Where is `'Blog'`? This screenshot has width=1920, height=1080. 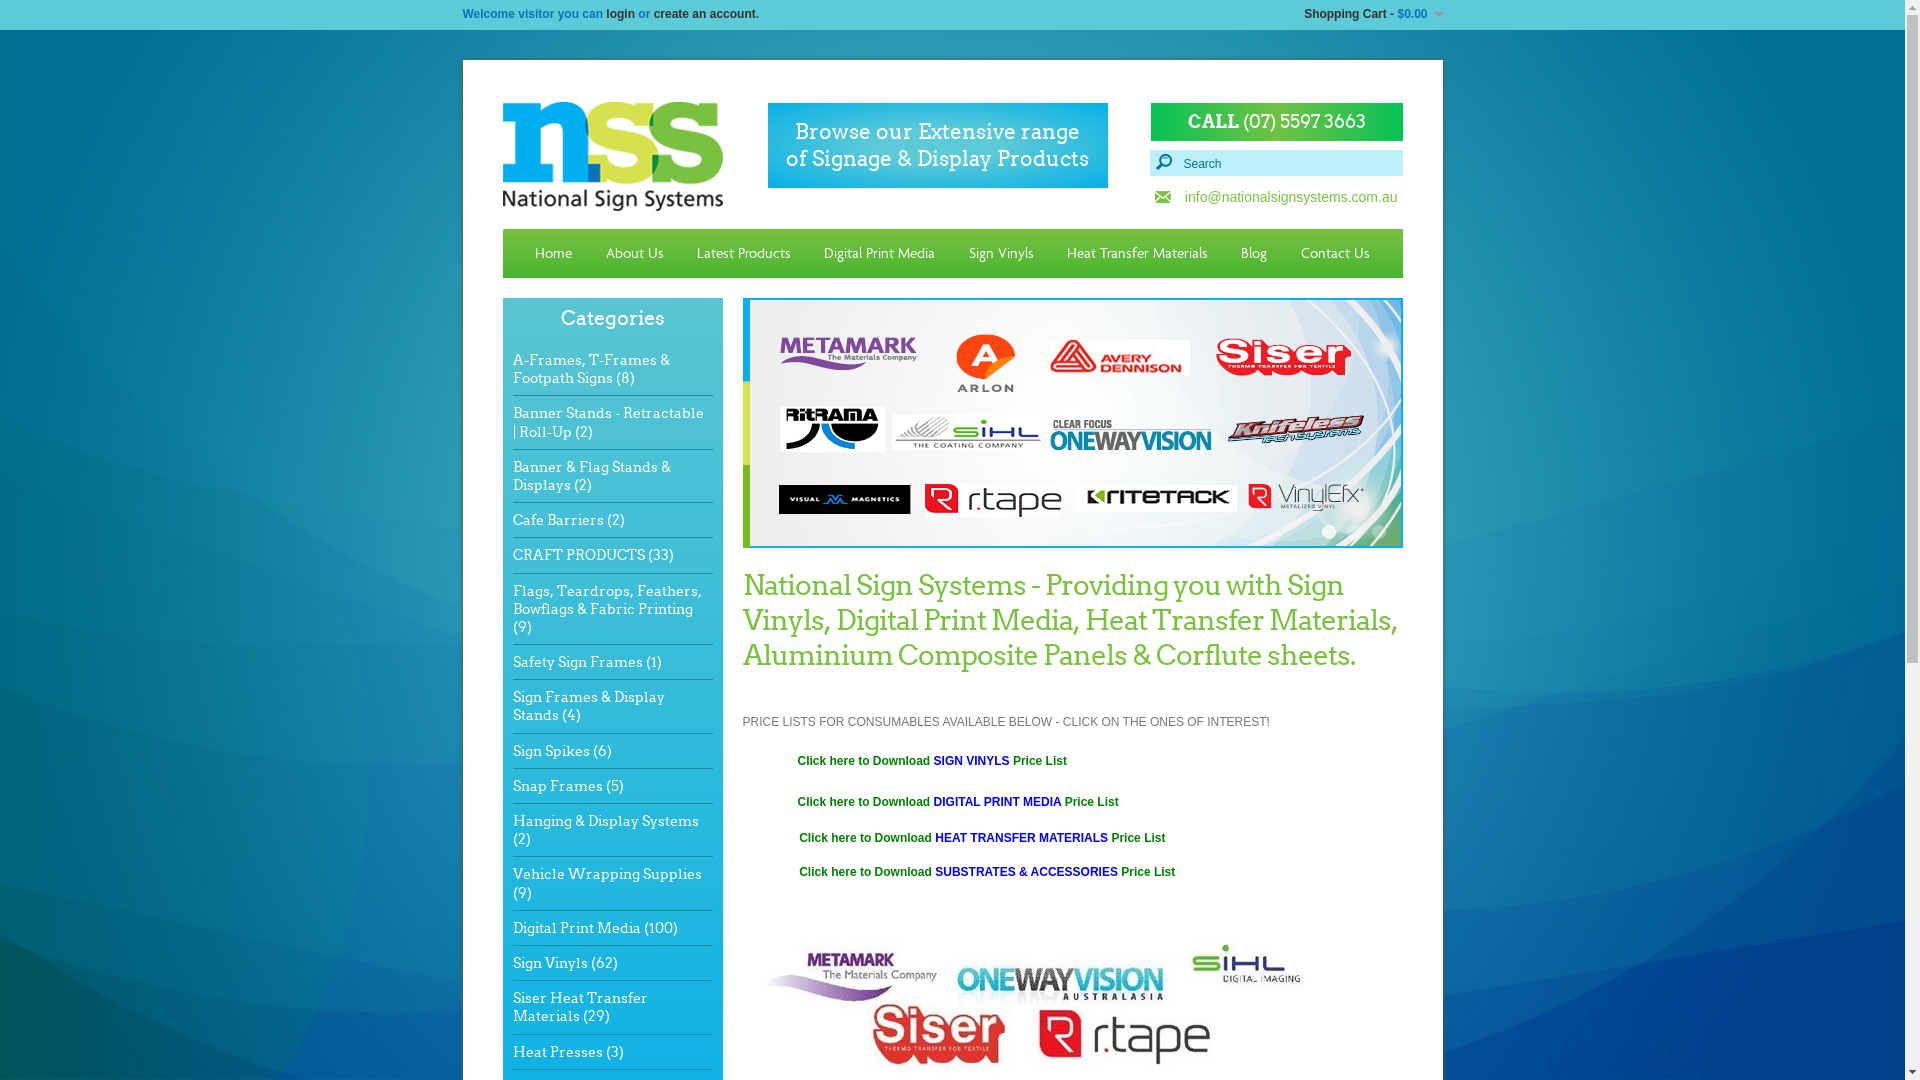
'Blog' is located at coordinates (1252, 252).